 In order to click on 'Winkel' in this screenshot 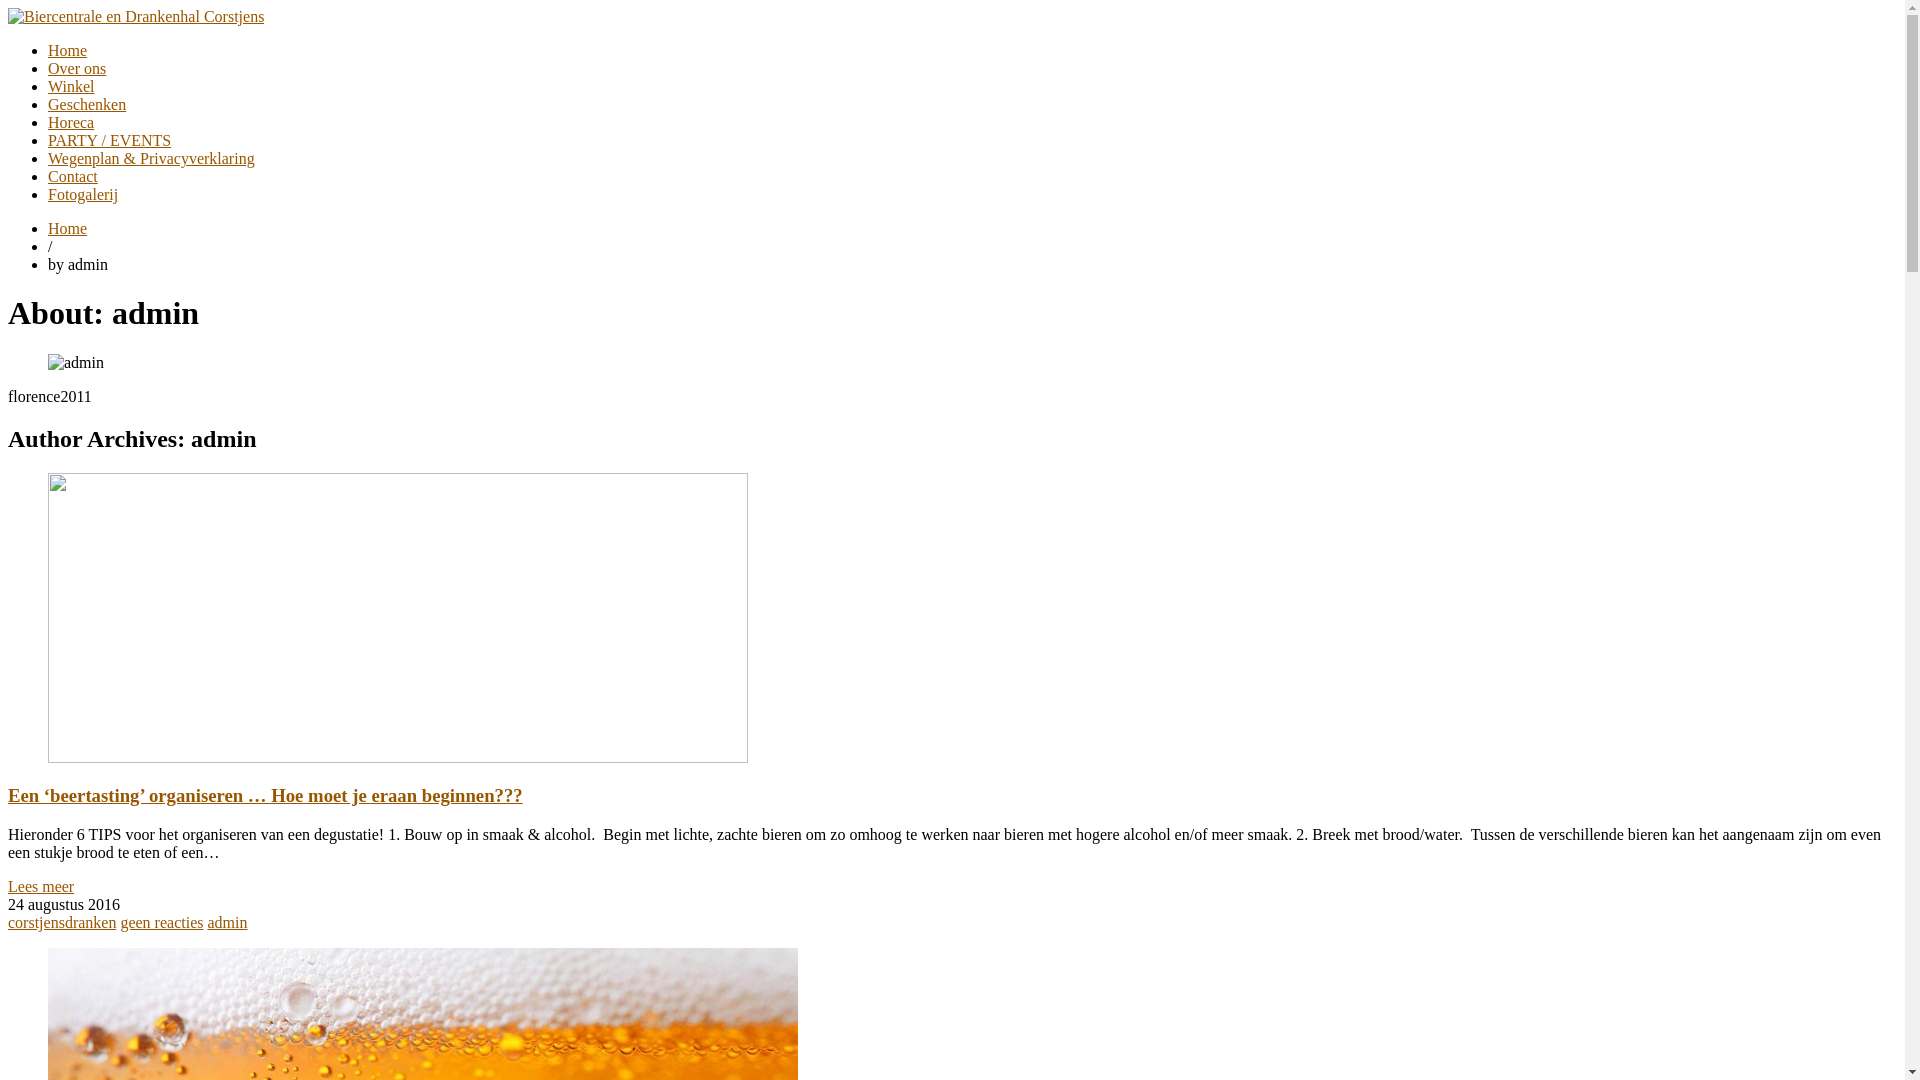, I will do `click(71, 85)`.